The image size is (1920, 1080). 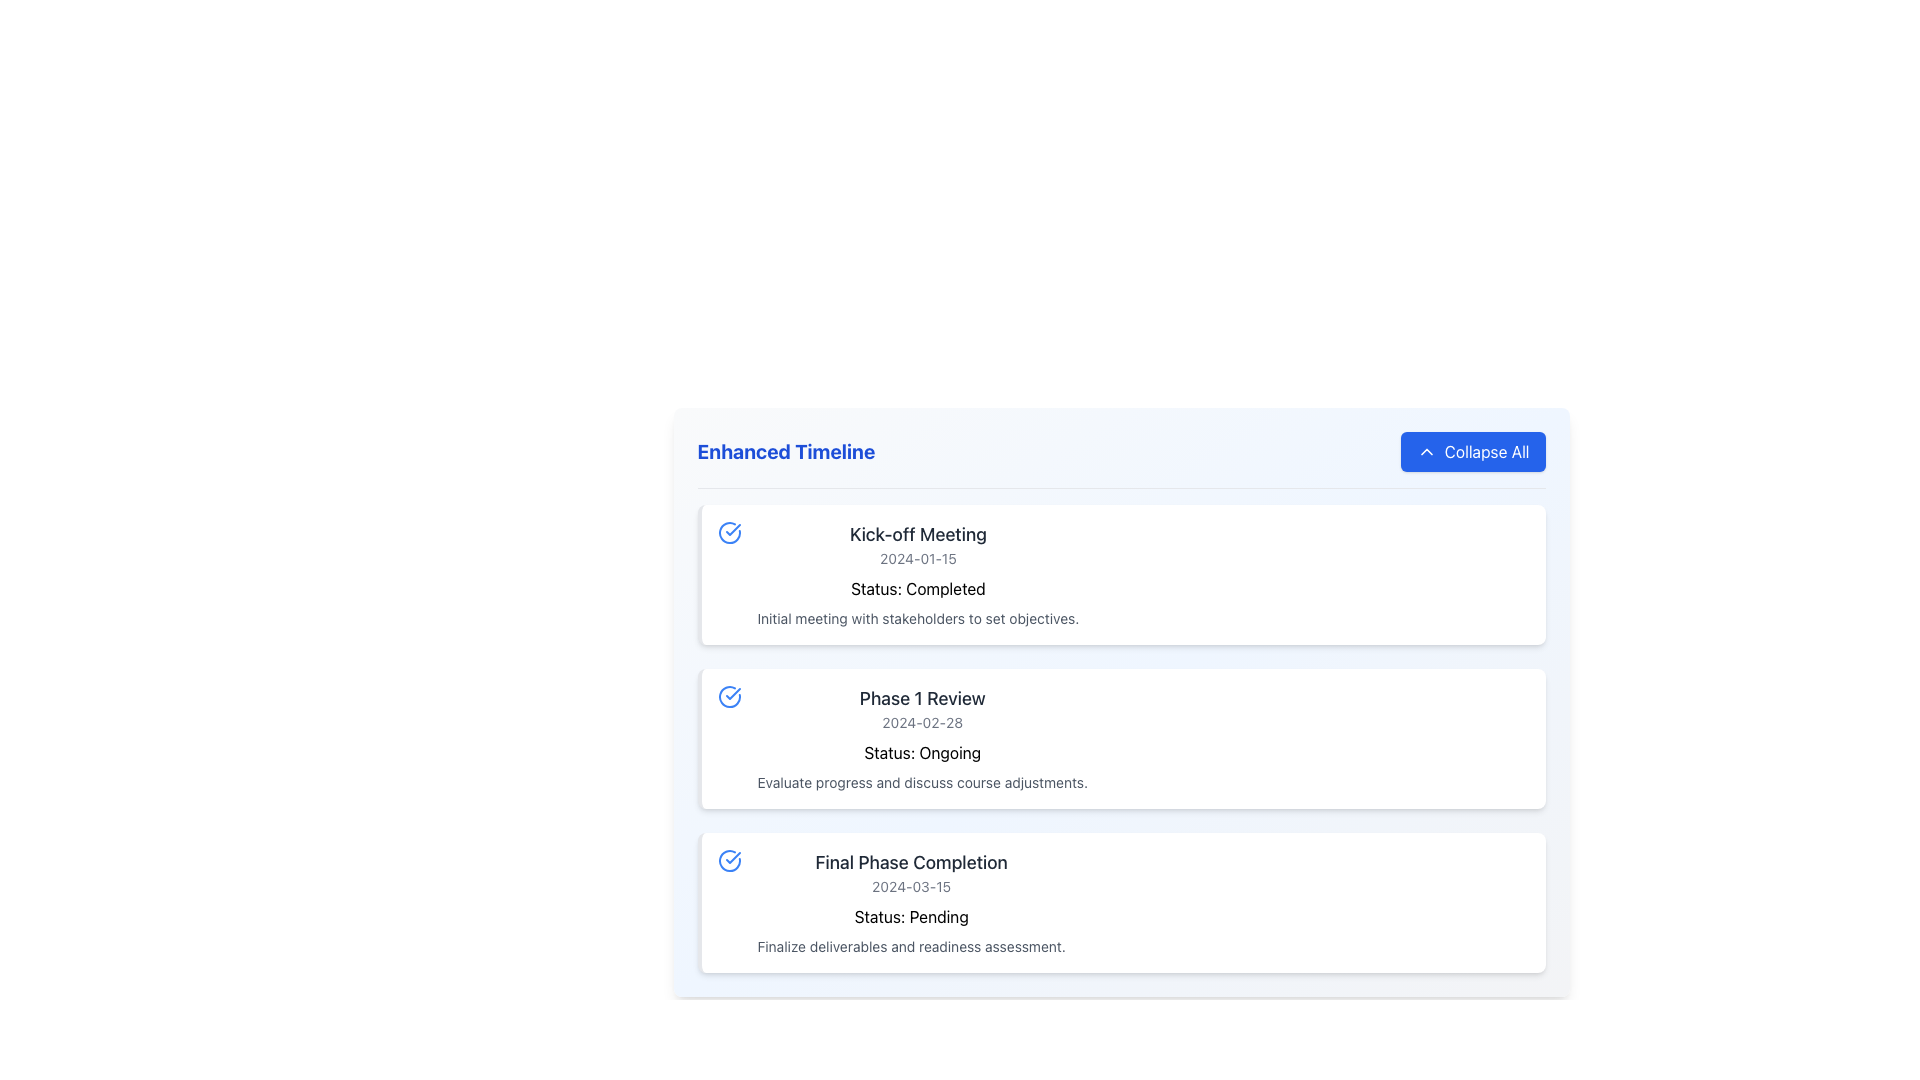 I want to click on text label displaying 'Status: Pending' located in the 'Final Phase Completion' section of the timeline, positioned between the date '2024-03-15' and the text 'Finalize deliverables and readiness assessment', so click(x=910, y=913).